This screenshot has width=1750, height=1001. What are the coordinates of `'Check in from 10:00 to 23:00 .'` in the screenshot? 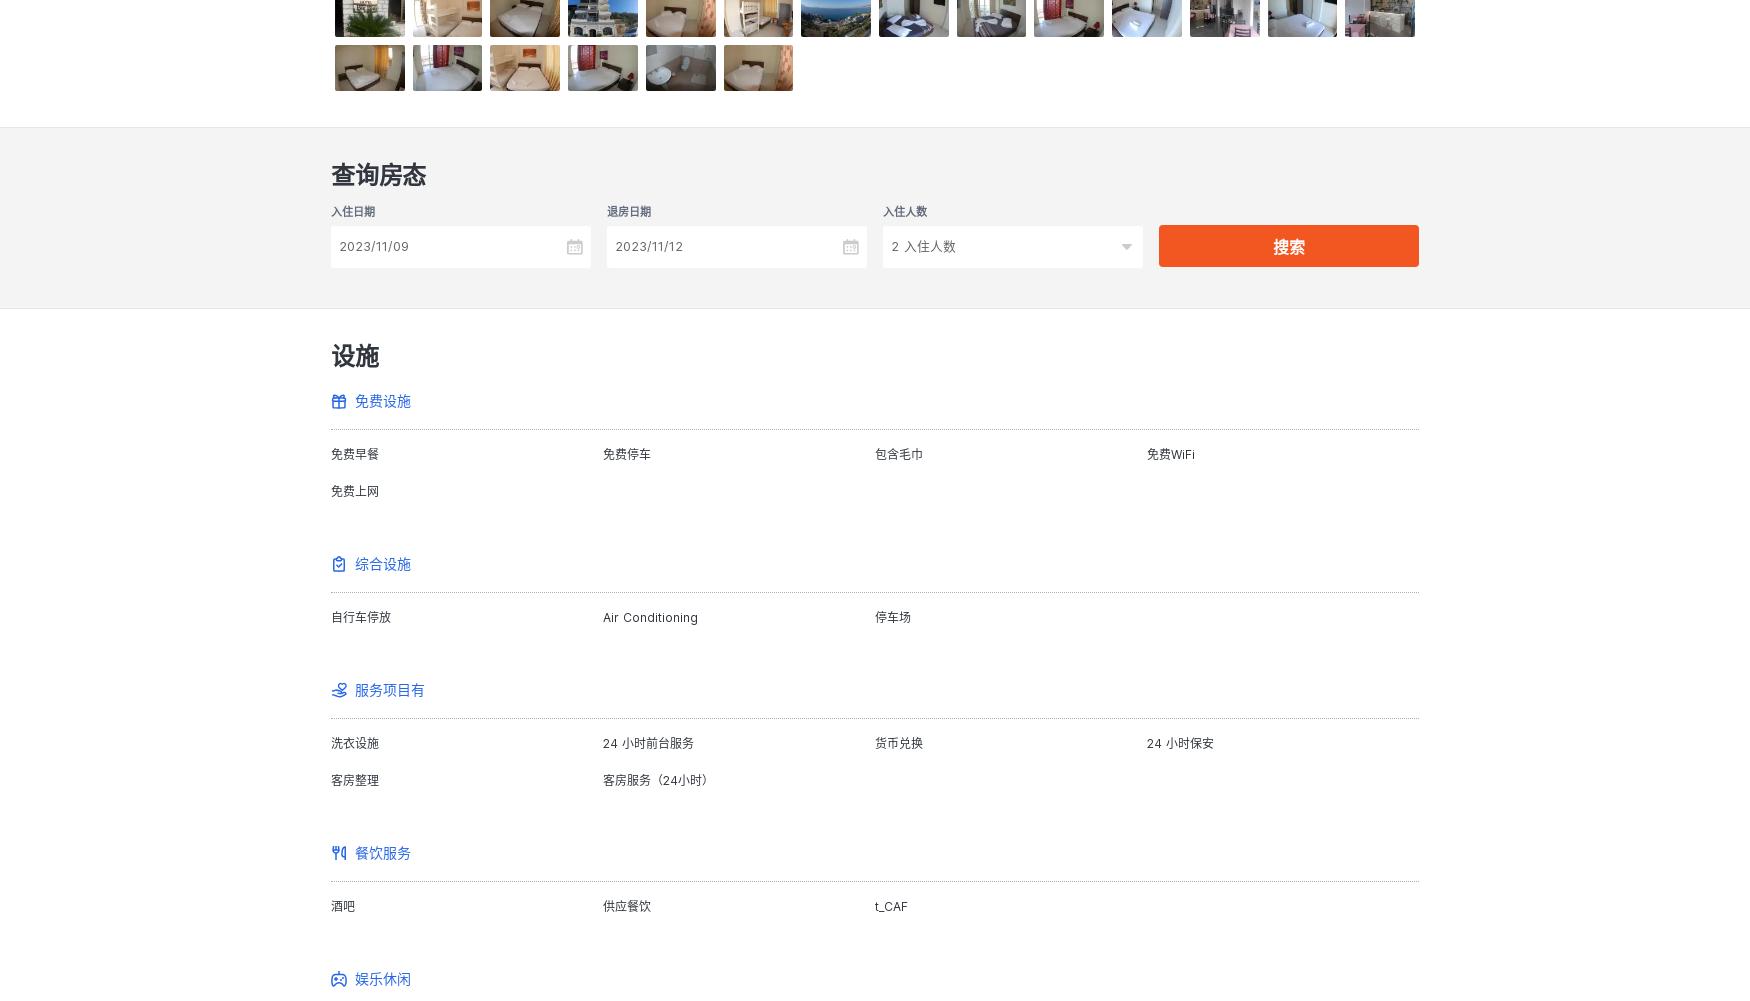 It's located at (724, 123).